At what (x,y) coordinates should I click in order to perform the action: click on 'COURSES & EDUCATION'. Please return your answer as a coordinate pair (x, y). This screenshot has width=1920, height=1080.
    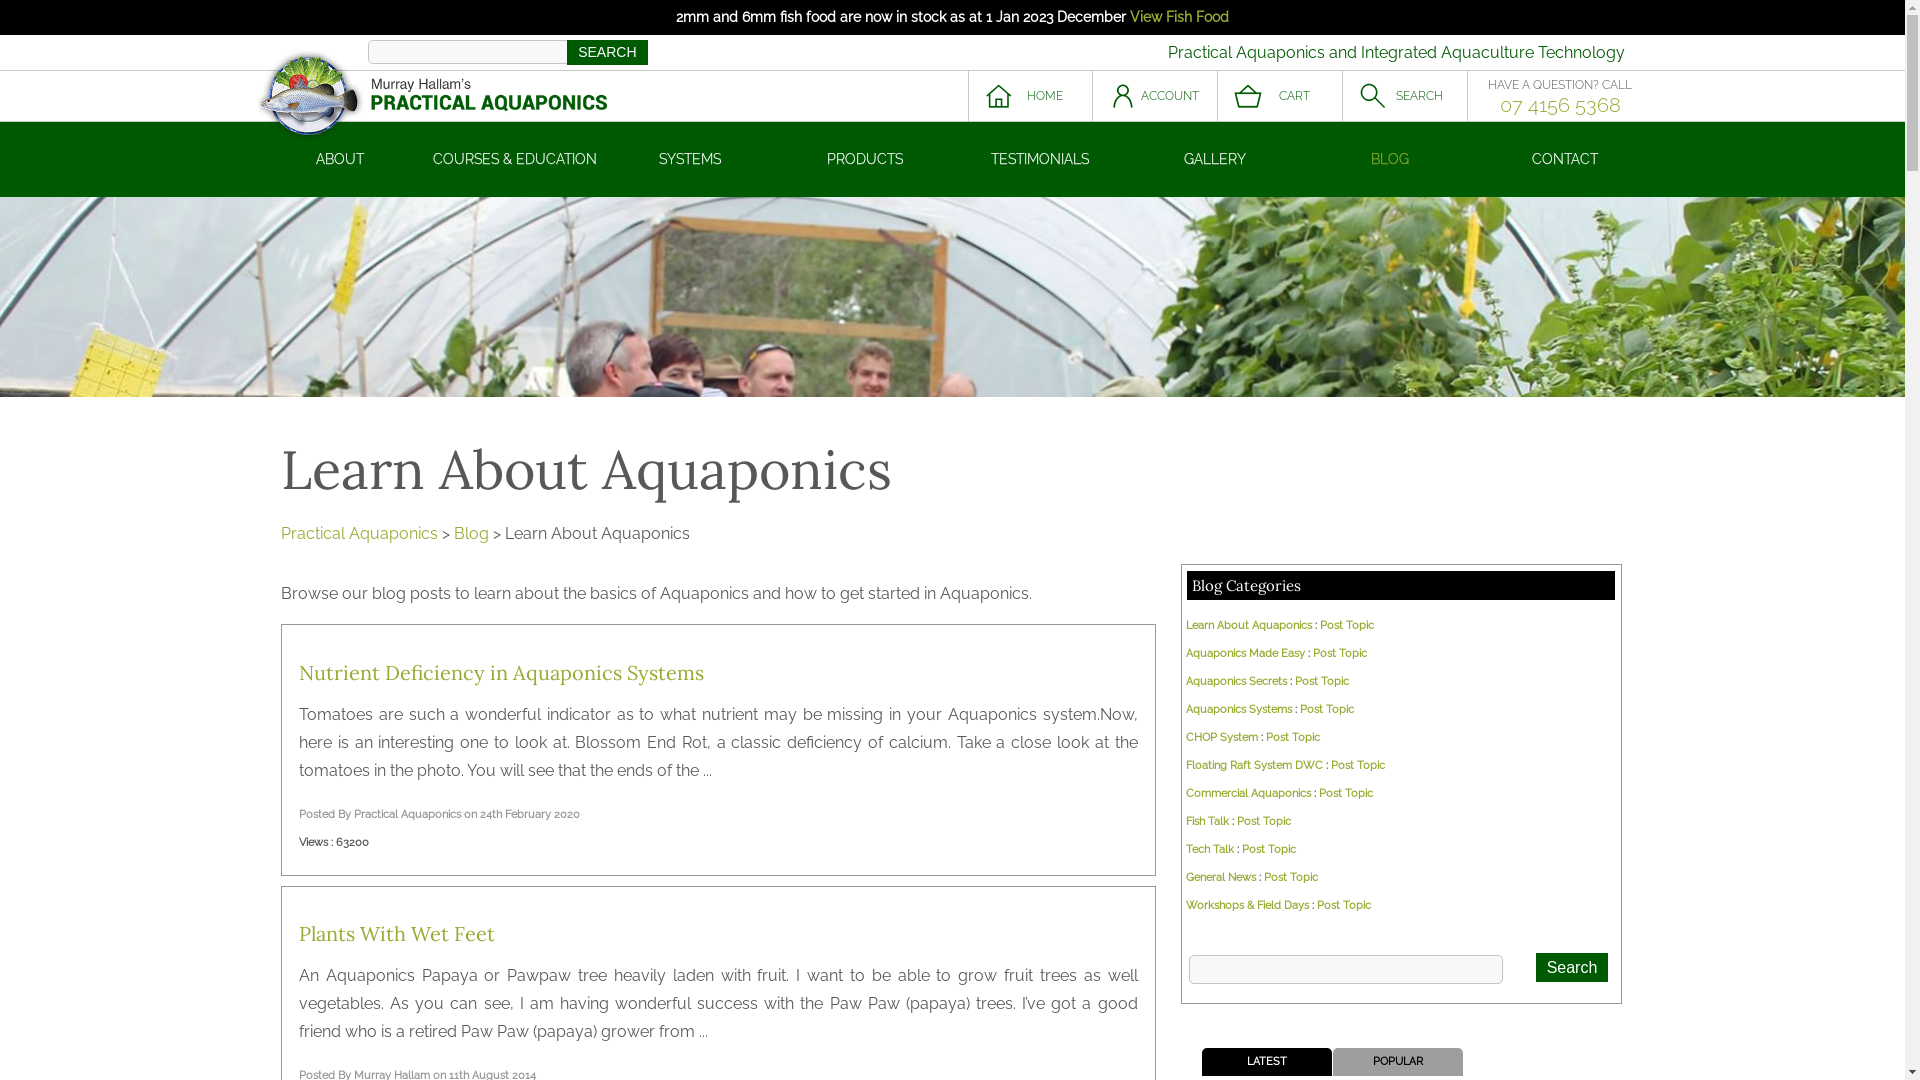
    Looking at the image, I should click on (515, 158).